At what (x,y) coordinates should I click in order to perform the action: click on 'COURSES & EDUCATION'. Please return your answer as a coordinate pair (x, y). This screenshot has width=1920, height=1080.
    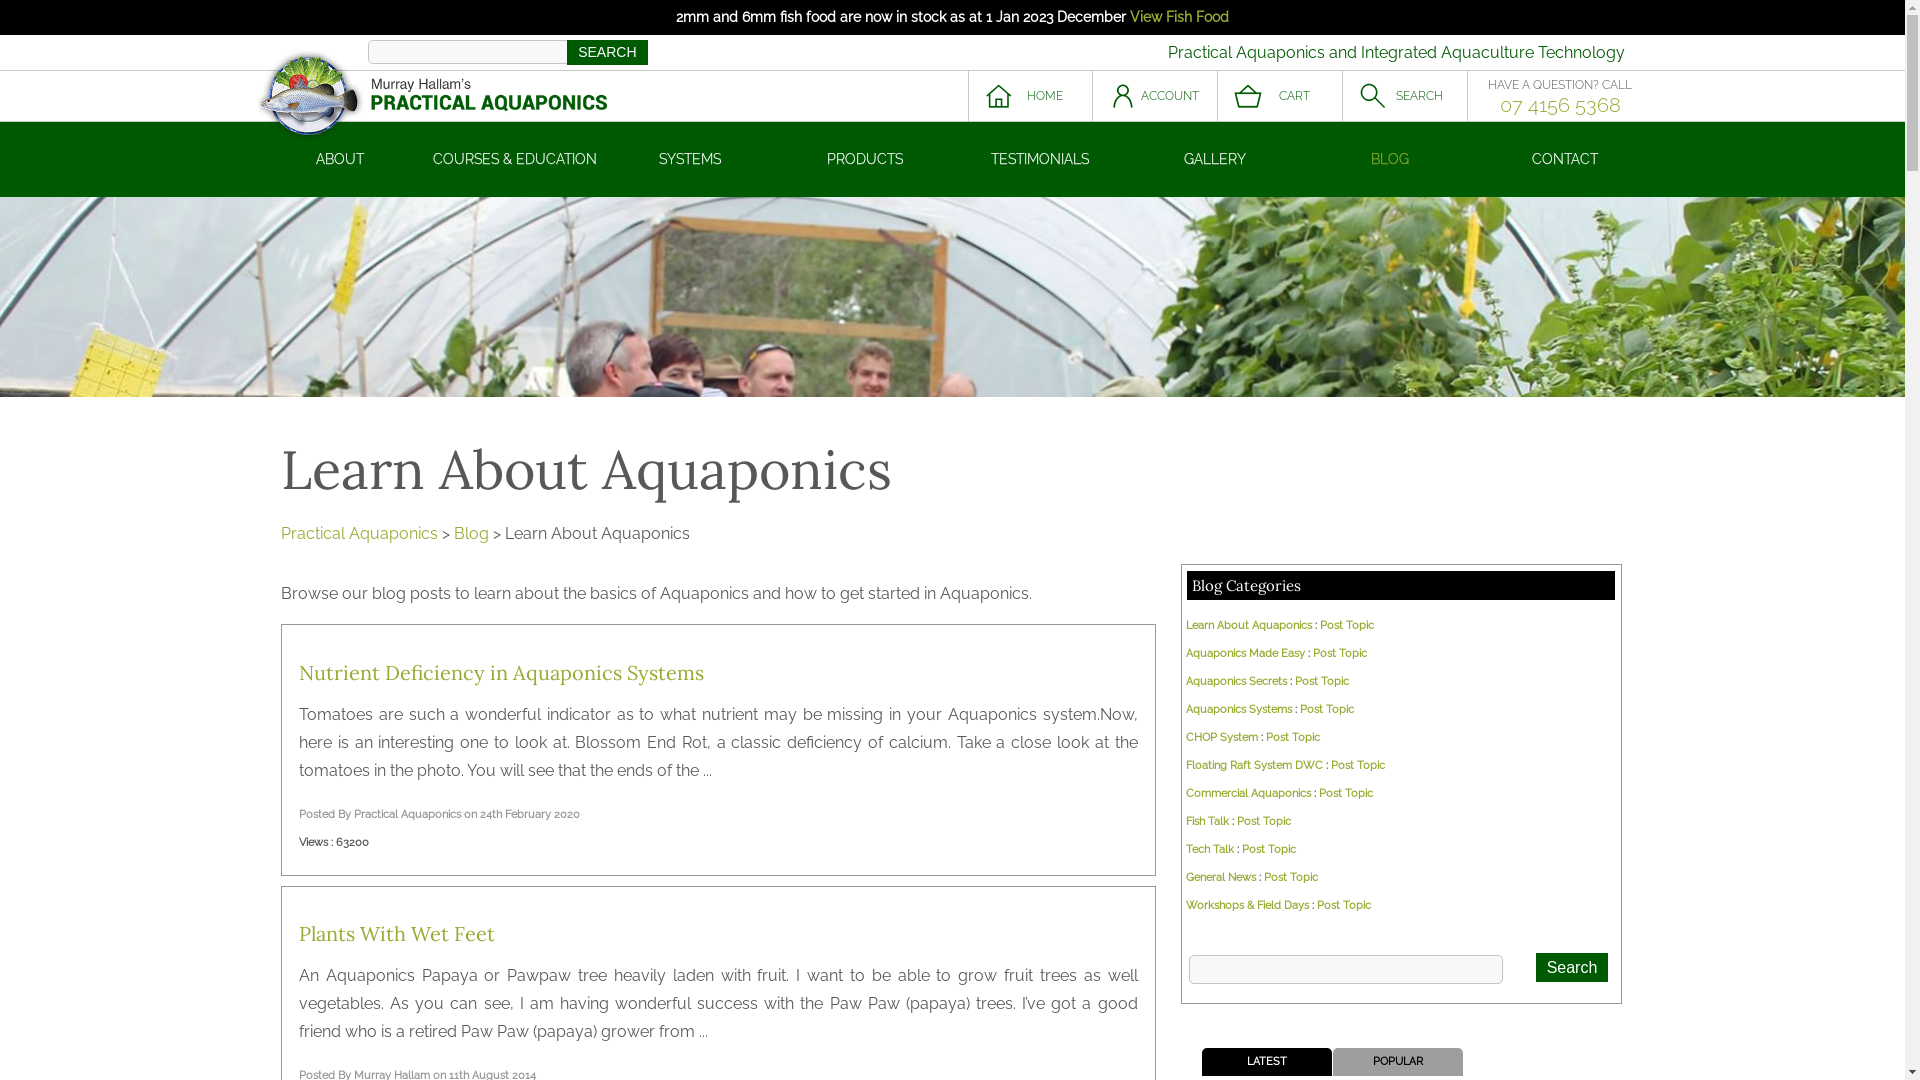
    Looking at the image, I should click on (515, 158).